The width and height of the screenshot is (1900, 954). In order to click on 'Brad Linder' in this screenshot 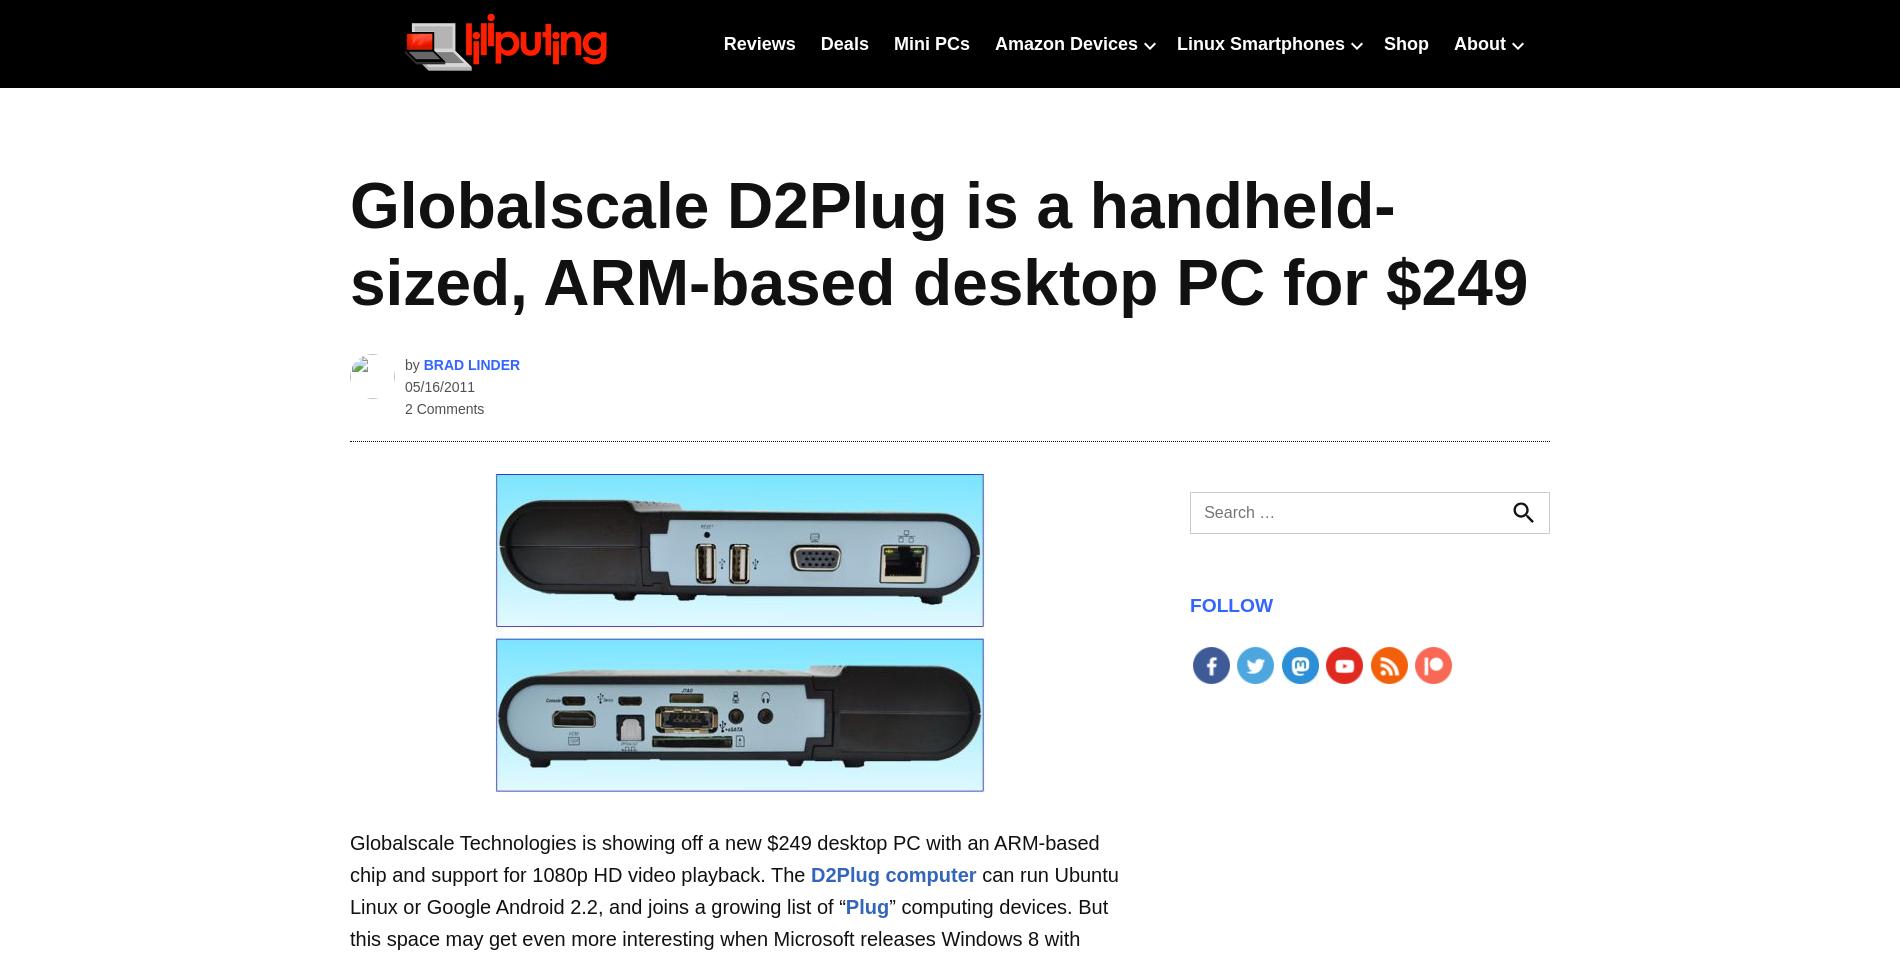, I will do `click(470, 364)`.